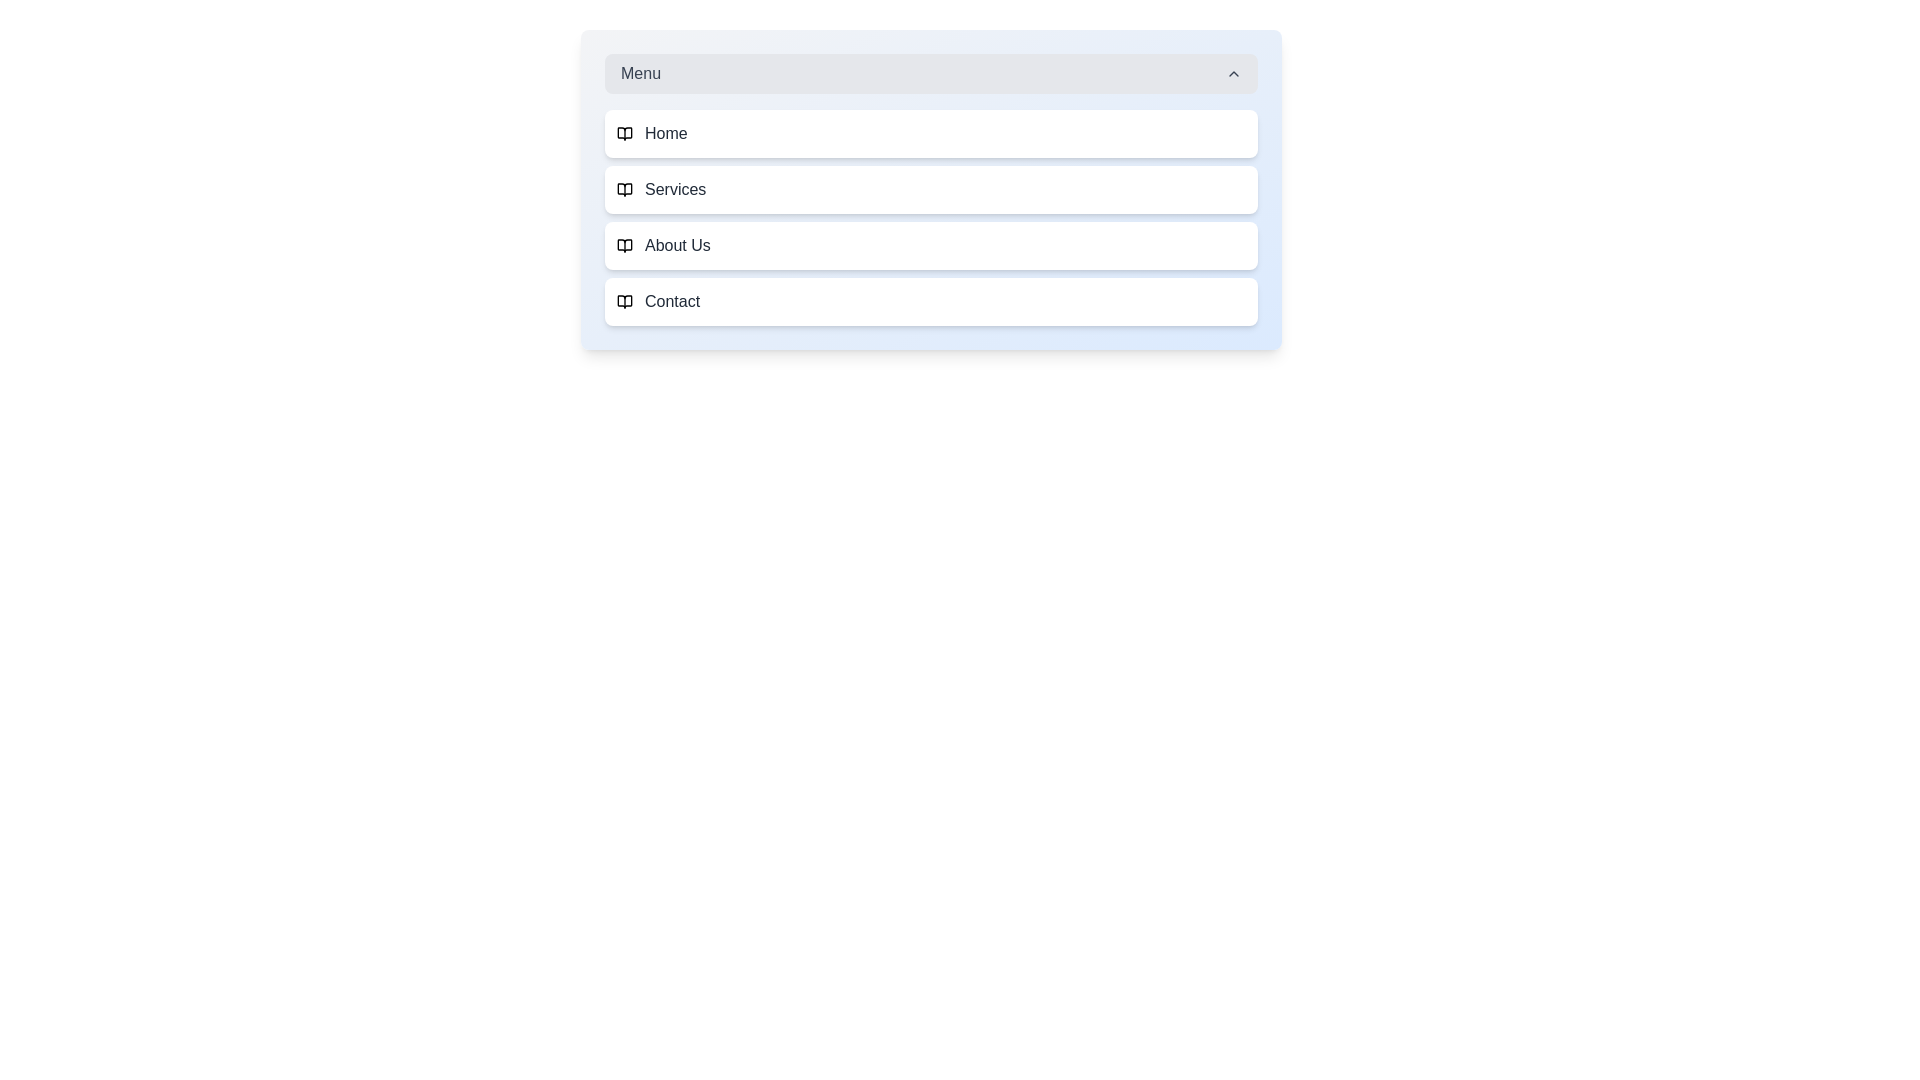 Image resolution: width=1920 pixels, height=1080 pixels. Describe the element at coordinates (677, 245) in the screenshot. I see `the 'About Us' text label located in the third row of the vertical menu list, which is displayed in dark gray and has a medium font weight` at that location.